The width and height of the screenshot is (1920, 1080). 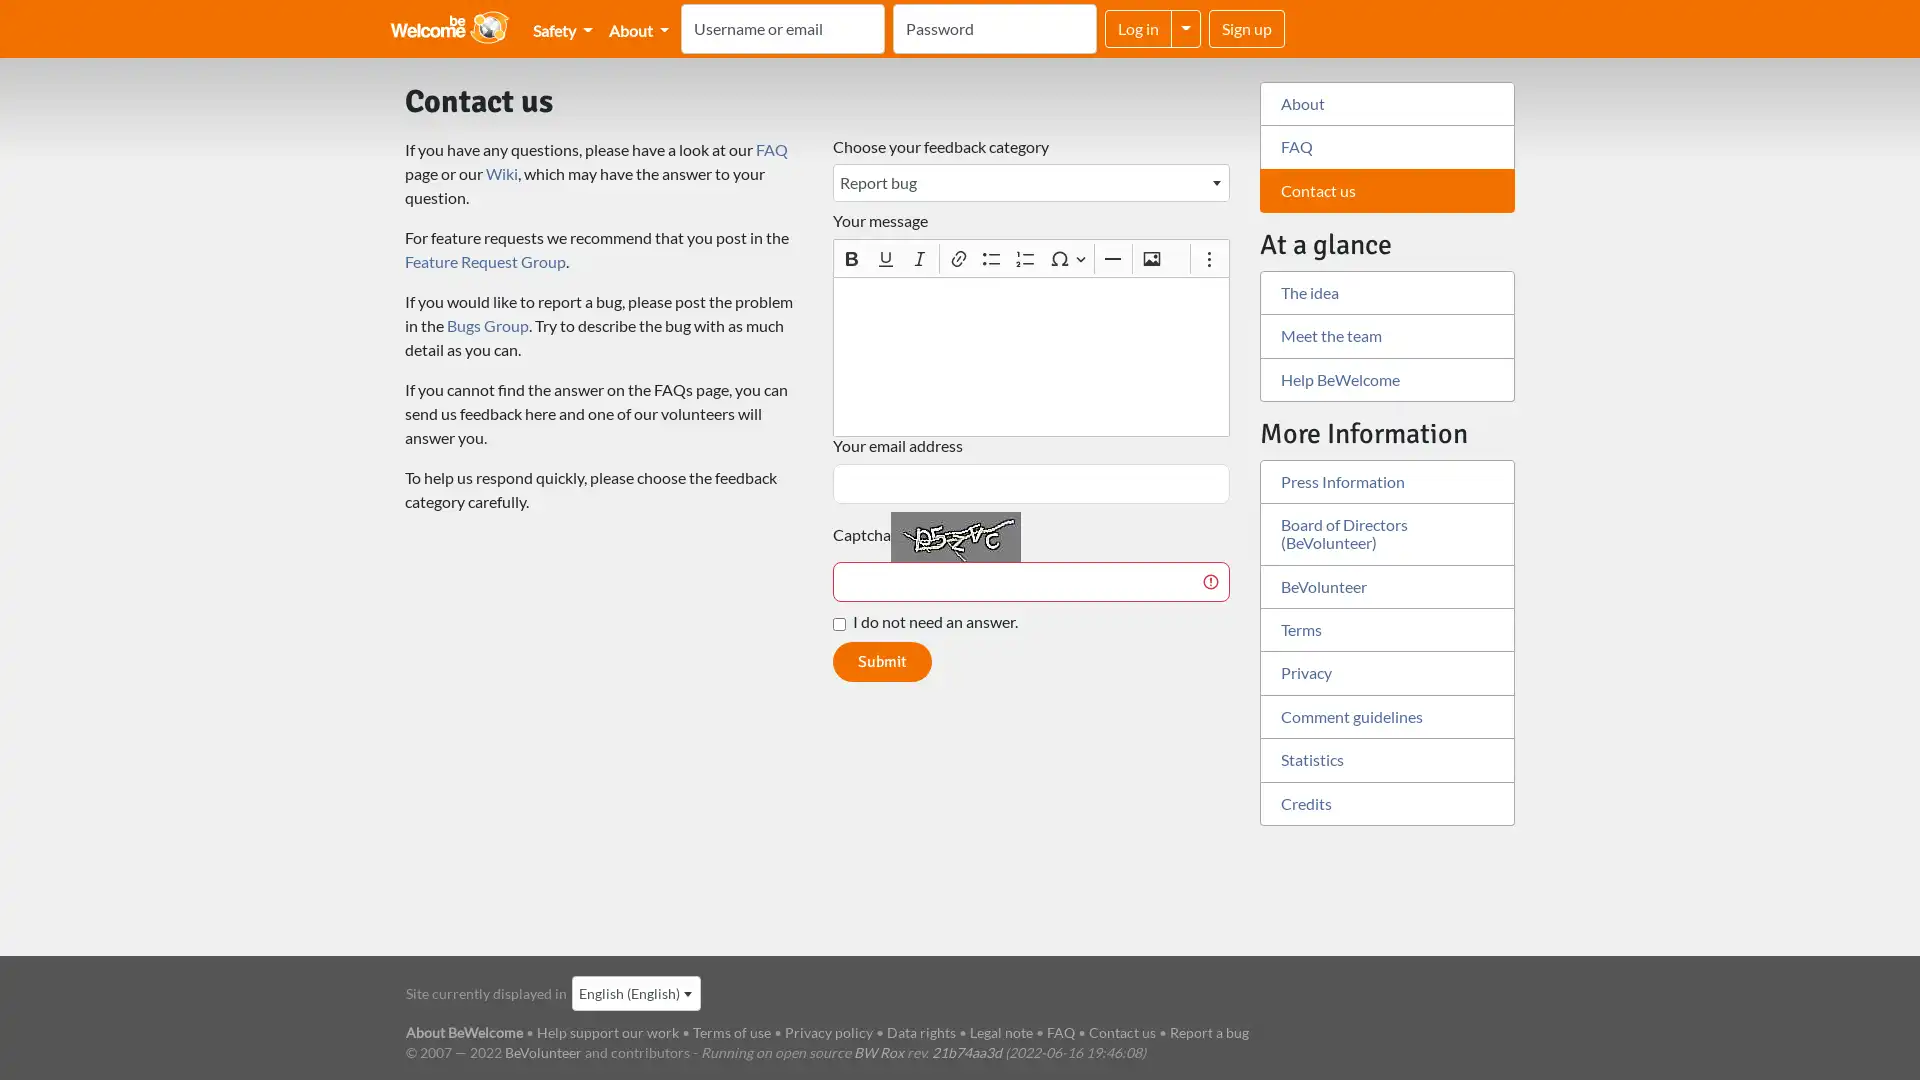 What do you see at coordinates (880, 660) in the screenshot?
I see `Submit` at bounding box center [880, 660].